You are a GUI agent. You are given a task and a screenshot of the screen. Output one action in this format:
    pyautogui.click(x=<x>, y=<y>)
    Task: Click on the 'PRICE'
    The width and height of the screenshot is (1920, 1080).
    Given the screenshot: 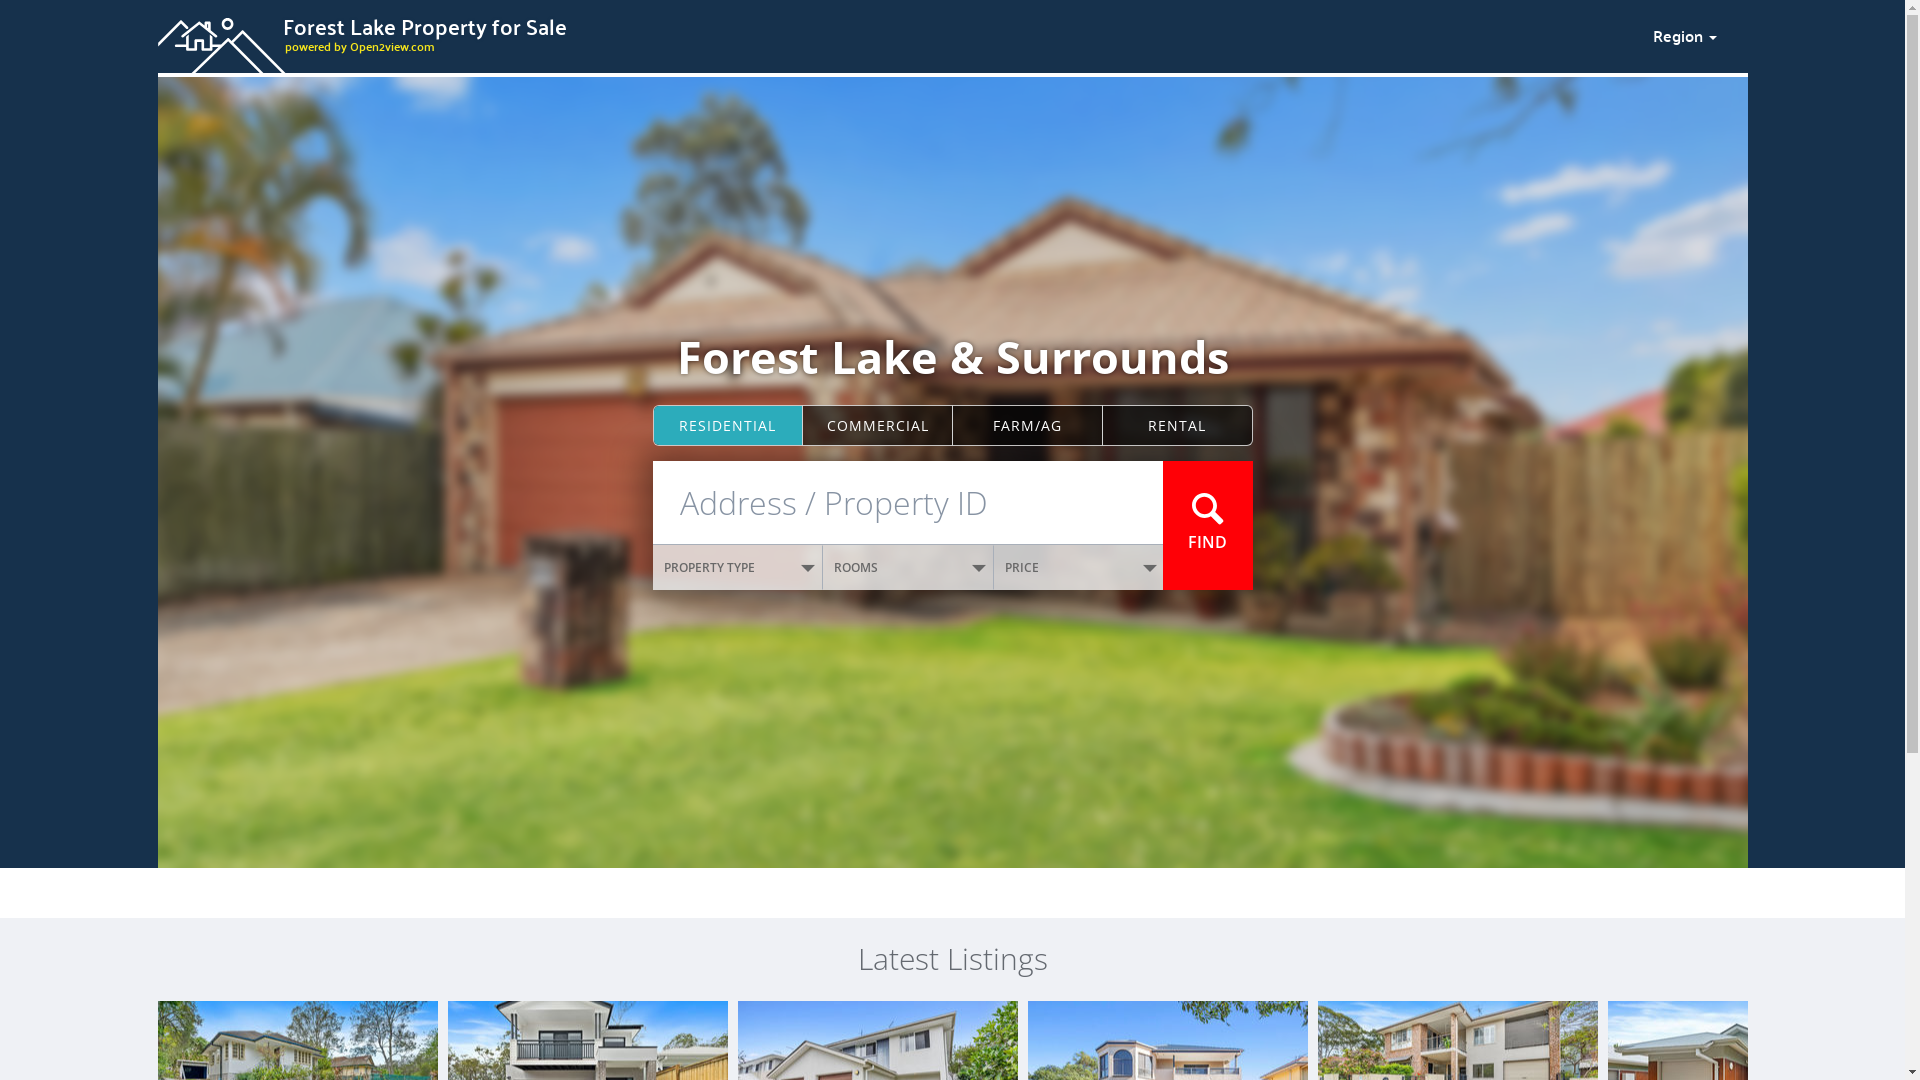 What is the action you would take?
    pyautogui.click(x=1078, y=567)
    